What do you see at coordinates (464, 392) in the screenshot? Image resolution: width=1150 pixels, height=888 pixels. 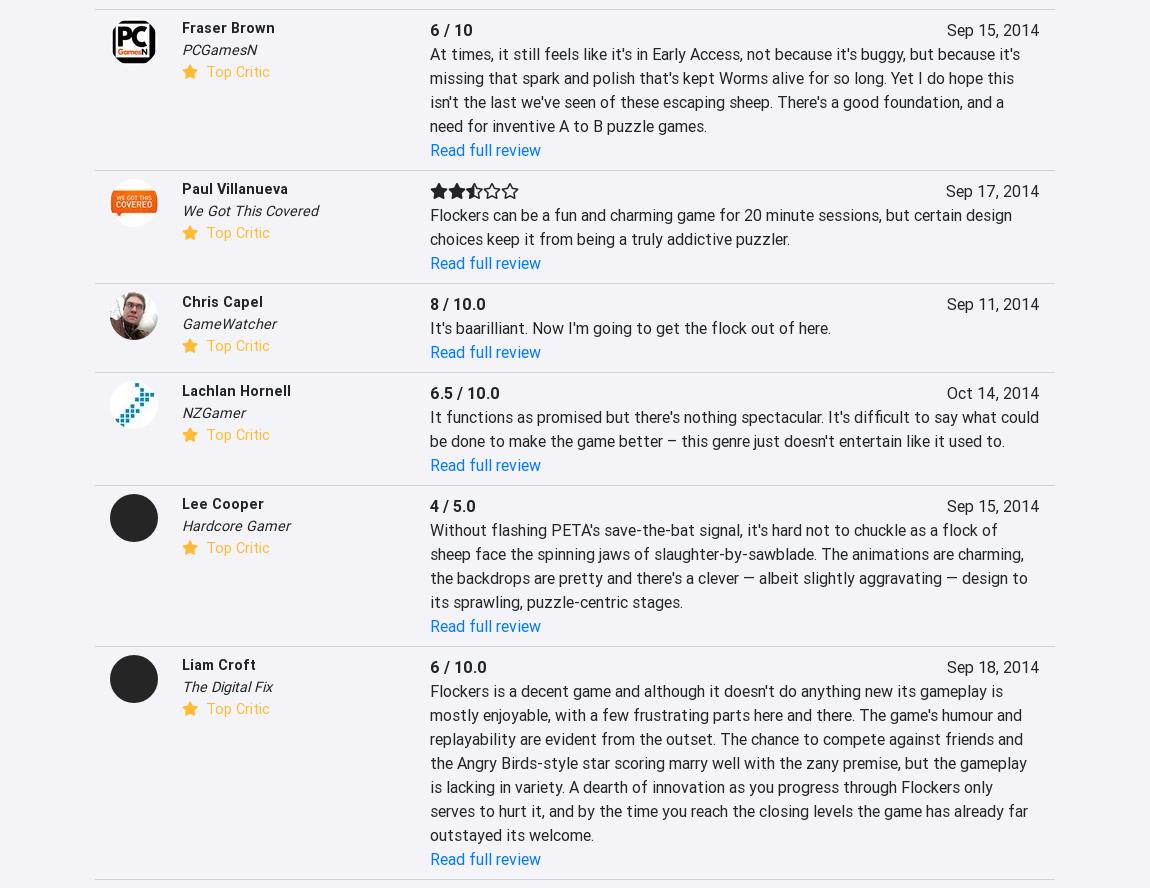 I see `'6.5 / 10.0'` at bounding box center [464, 392].